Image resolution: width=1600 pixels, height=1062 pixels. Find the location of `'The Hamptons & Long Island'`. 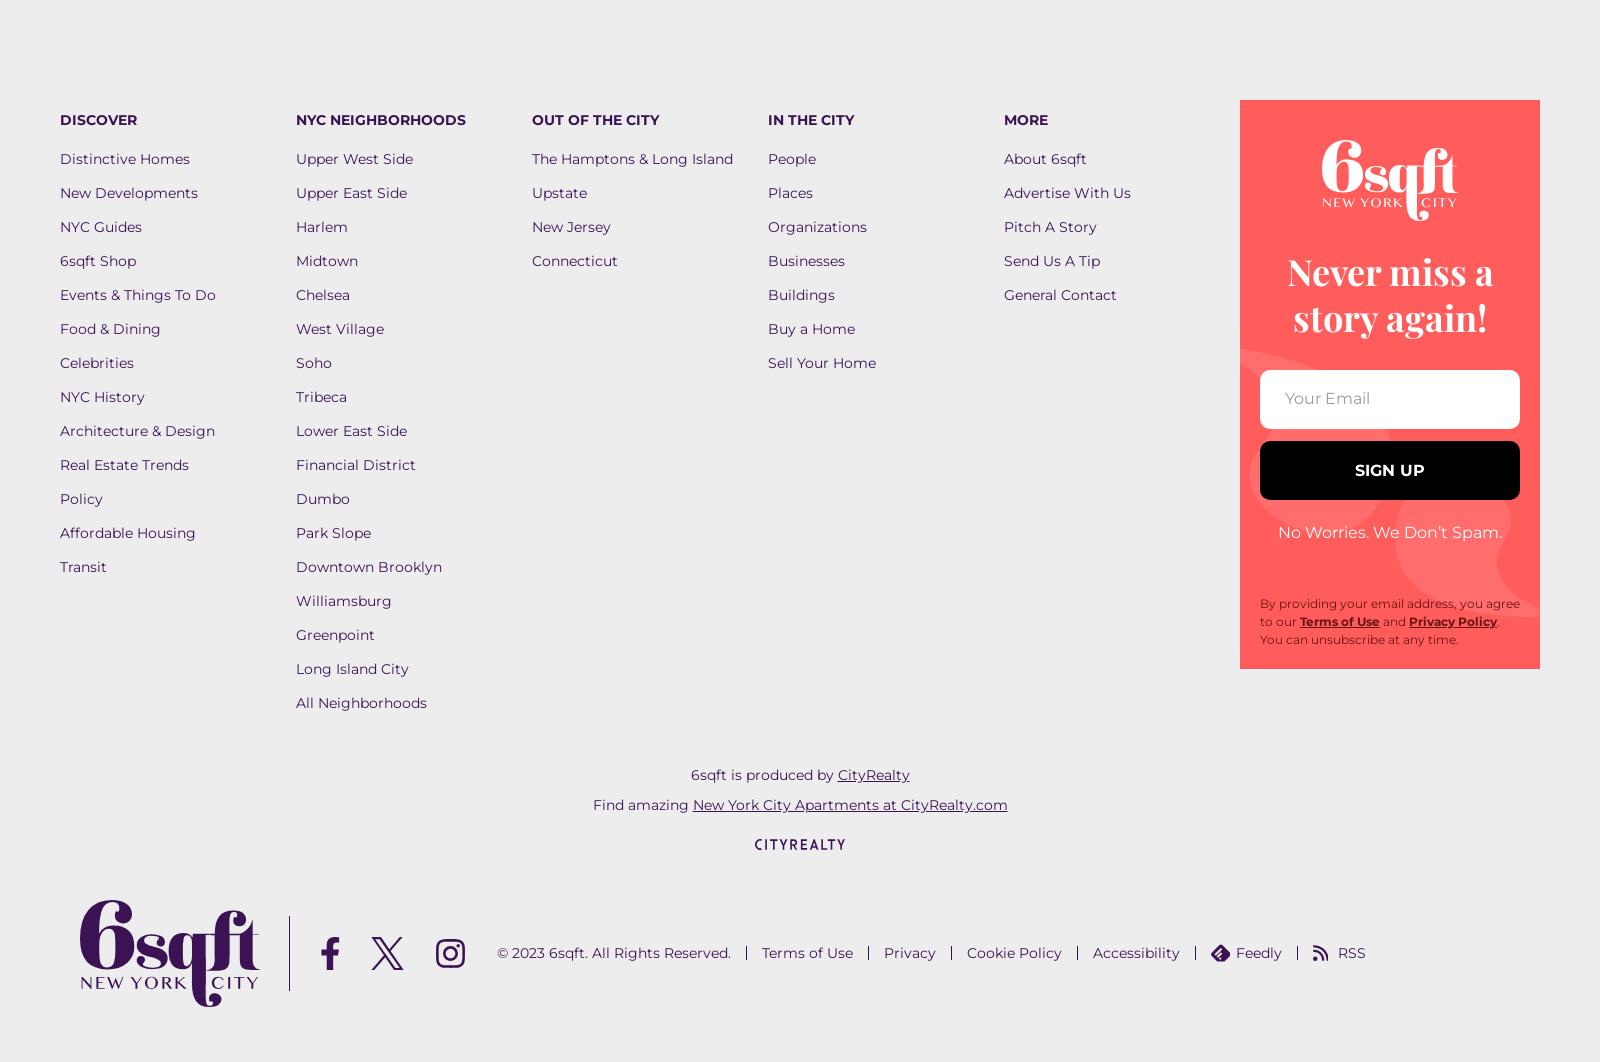

'The Hamptons & Long Island' is located at coordinates (632, 158).